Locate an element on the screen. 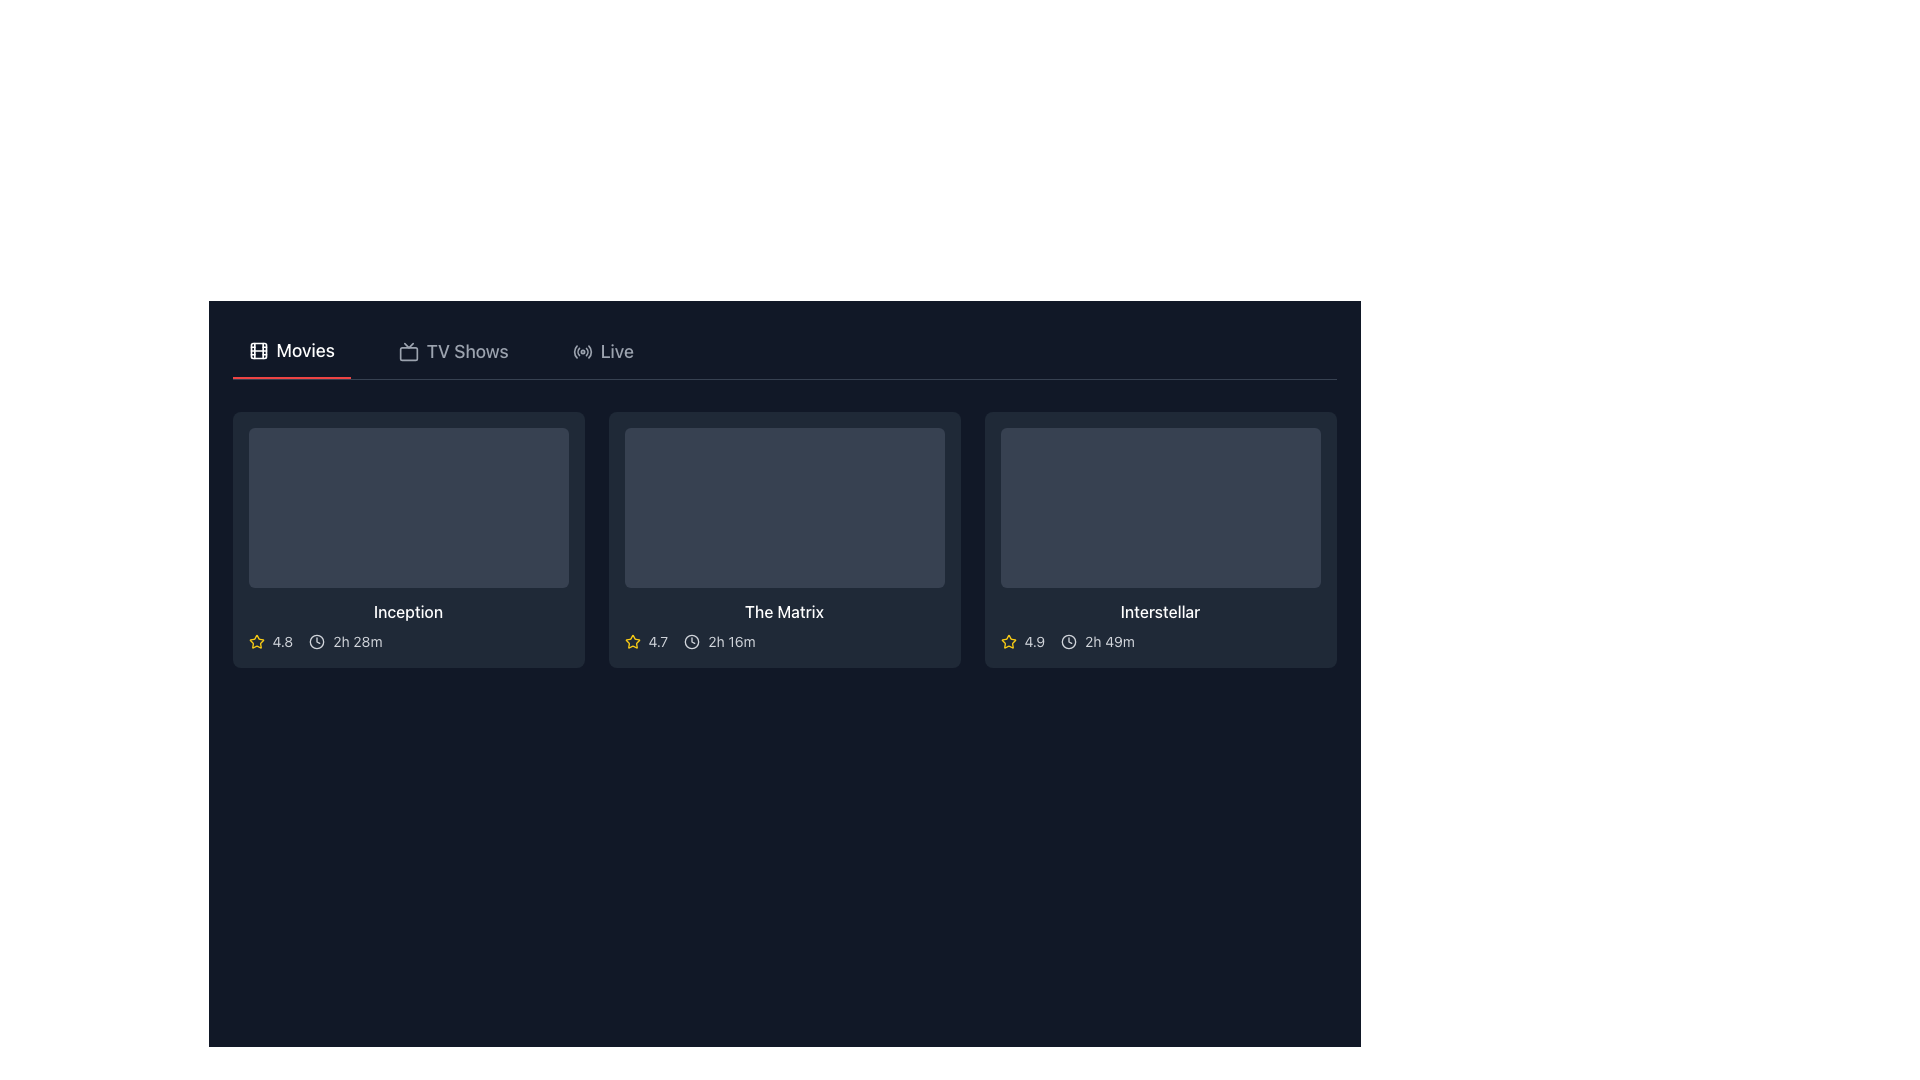 The width and height of the screenshot is (1920, 1080). the SVG icon representing the 'Movies' section located at the top-left of the application's interface is located at coordinates (257, 350).